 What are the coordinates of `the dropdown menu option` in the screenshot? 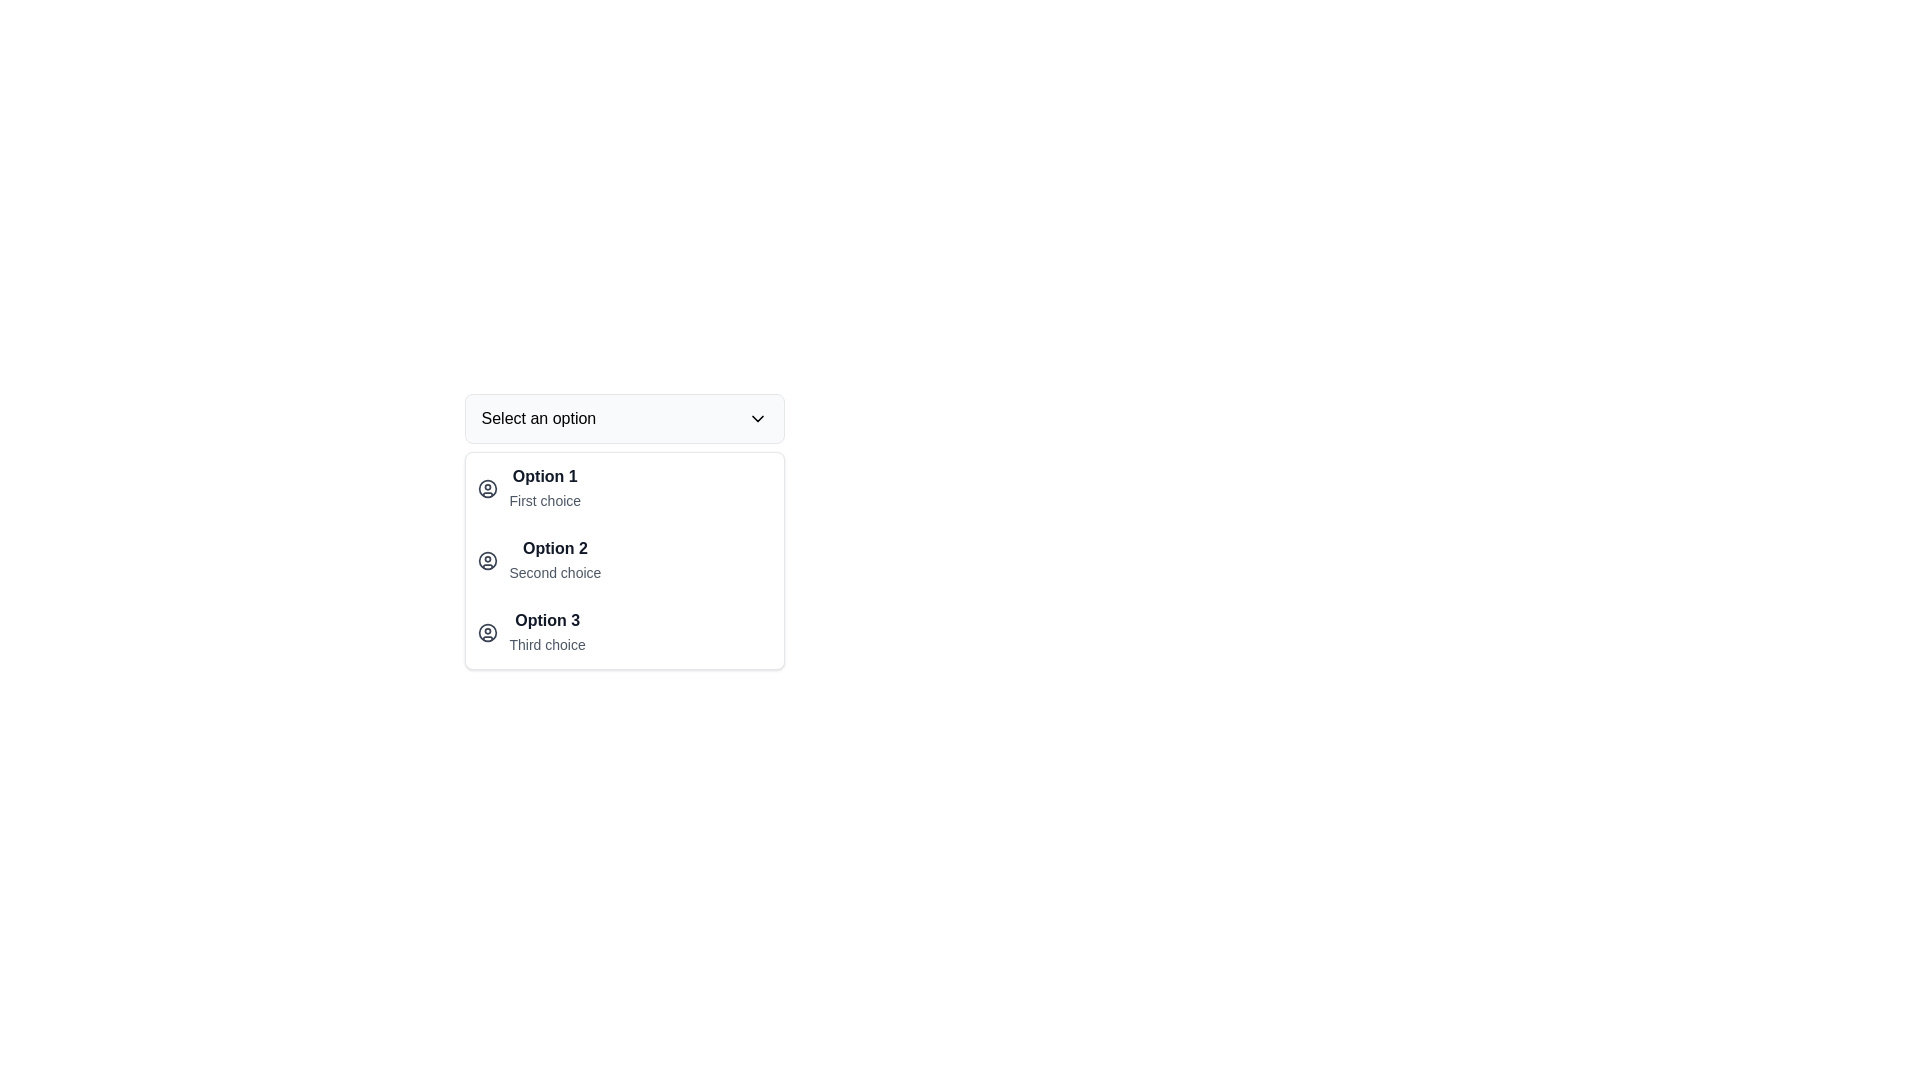 It's located at (623, 560).